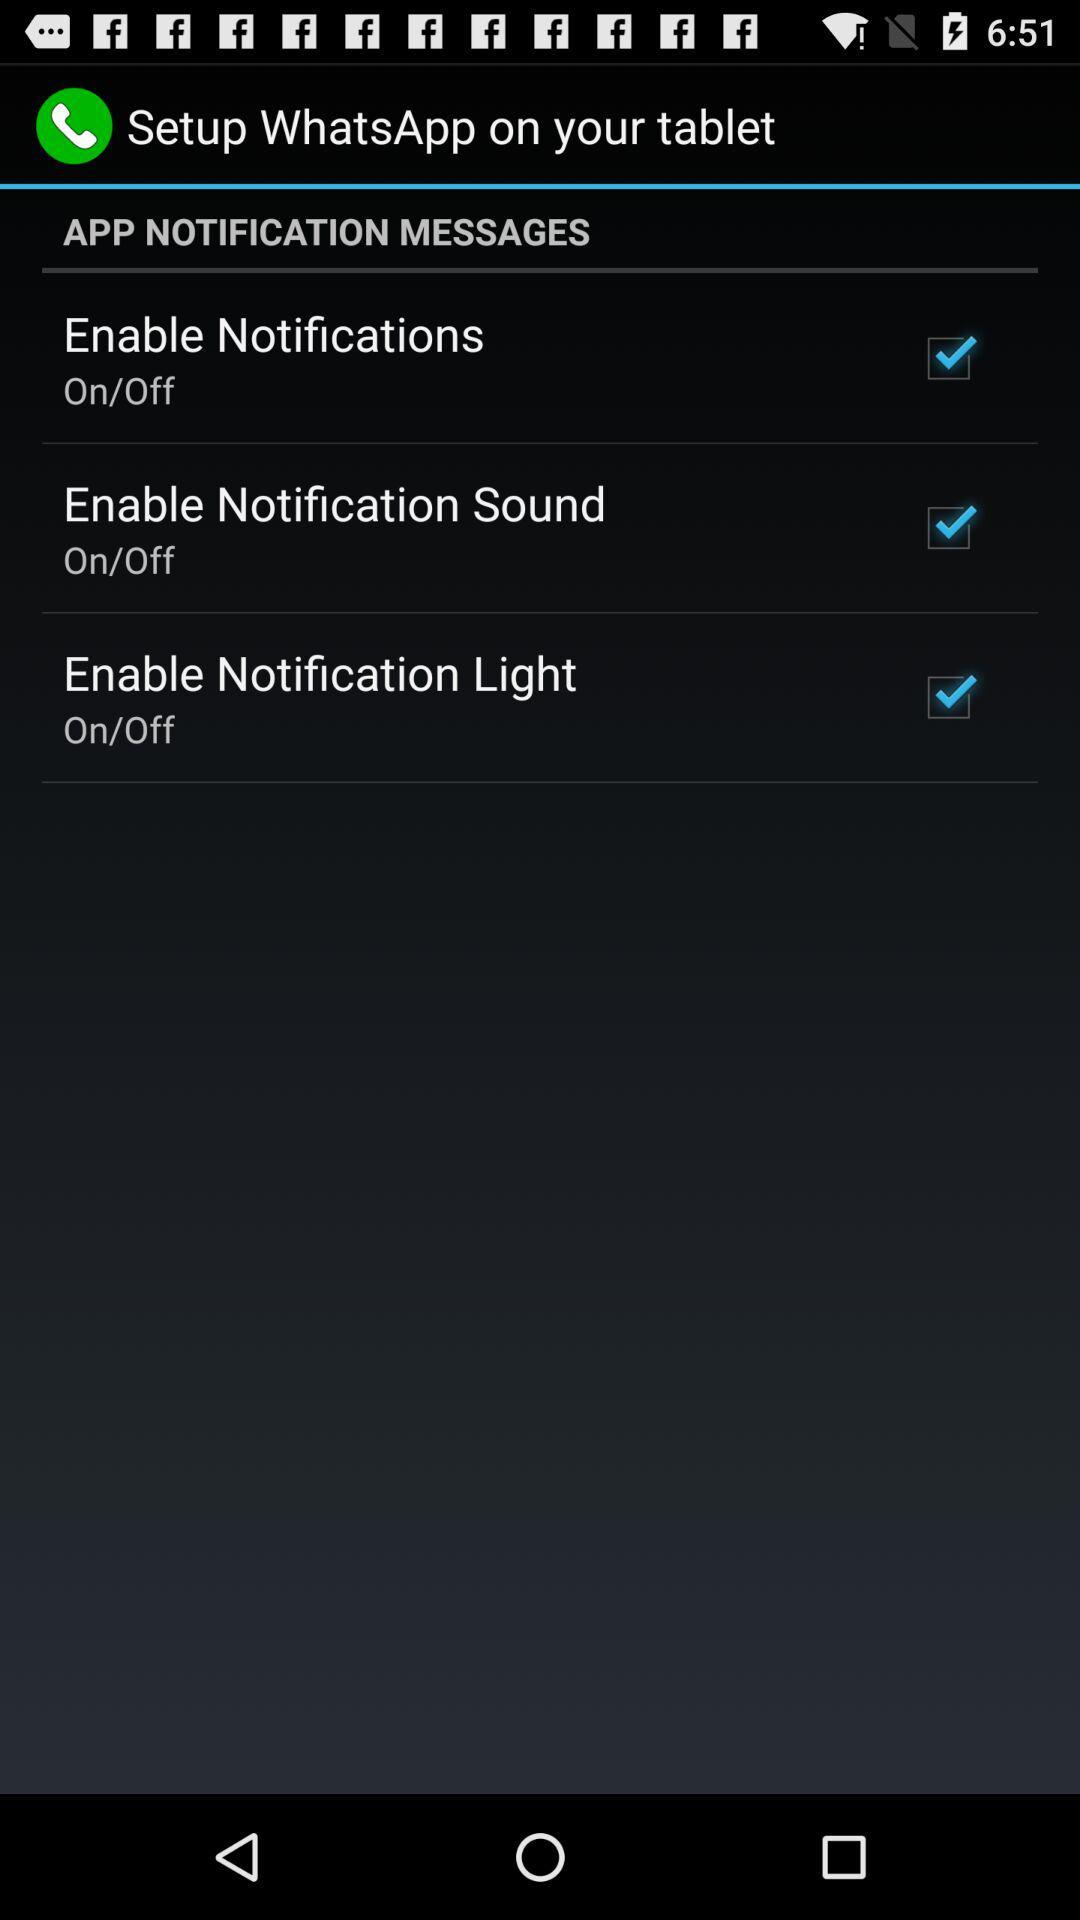 This screenshot has width=1080, height=1920. I want to click on app notification messages app, so click(540, 230).